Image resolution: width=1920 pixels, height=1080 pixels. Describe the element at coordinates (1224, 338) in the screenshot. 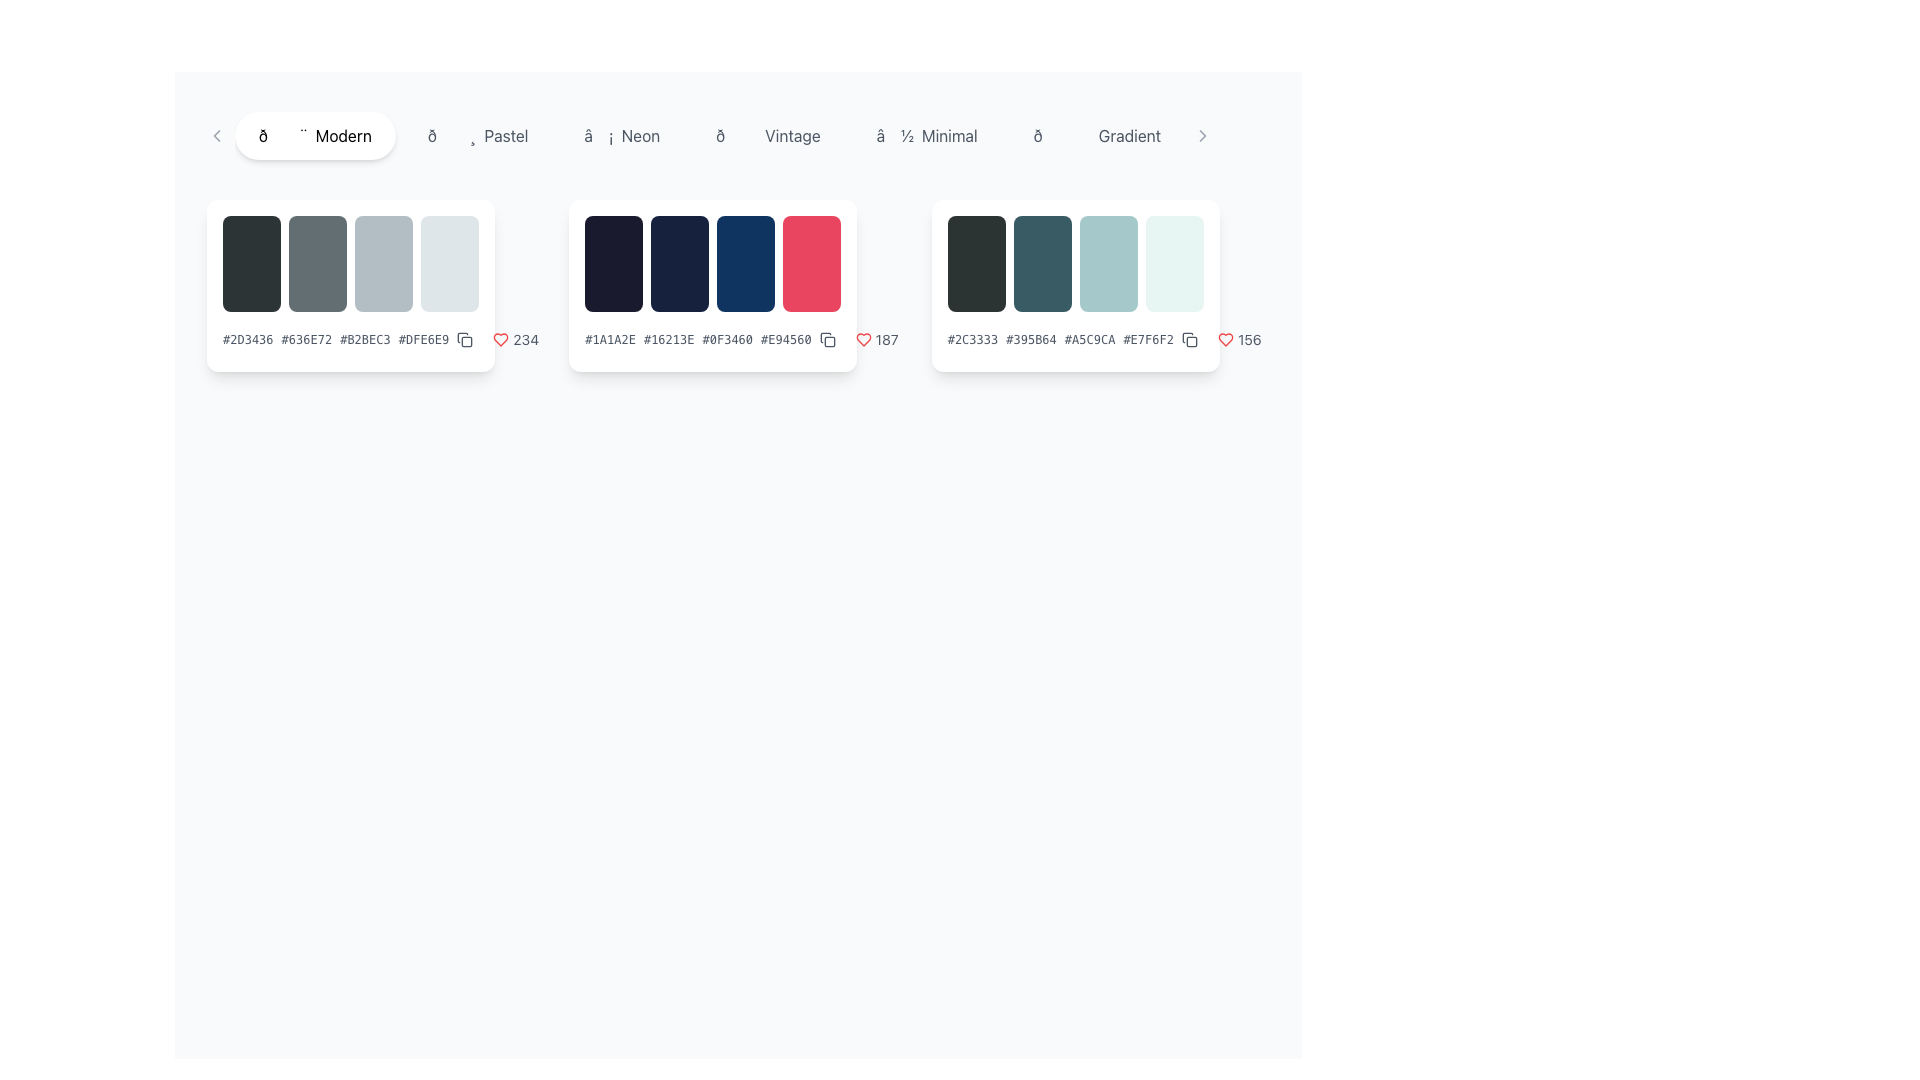

I see `the heart-shaped 'like' button located beneath the color palette with hex codes '#2C3333', '#395B64', '#A5C9CA', and '#E7F6F2' to register a 'like'` at that location.